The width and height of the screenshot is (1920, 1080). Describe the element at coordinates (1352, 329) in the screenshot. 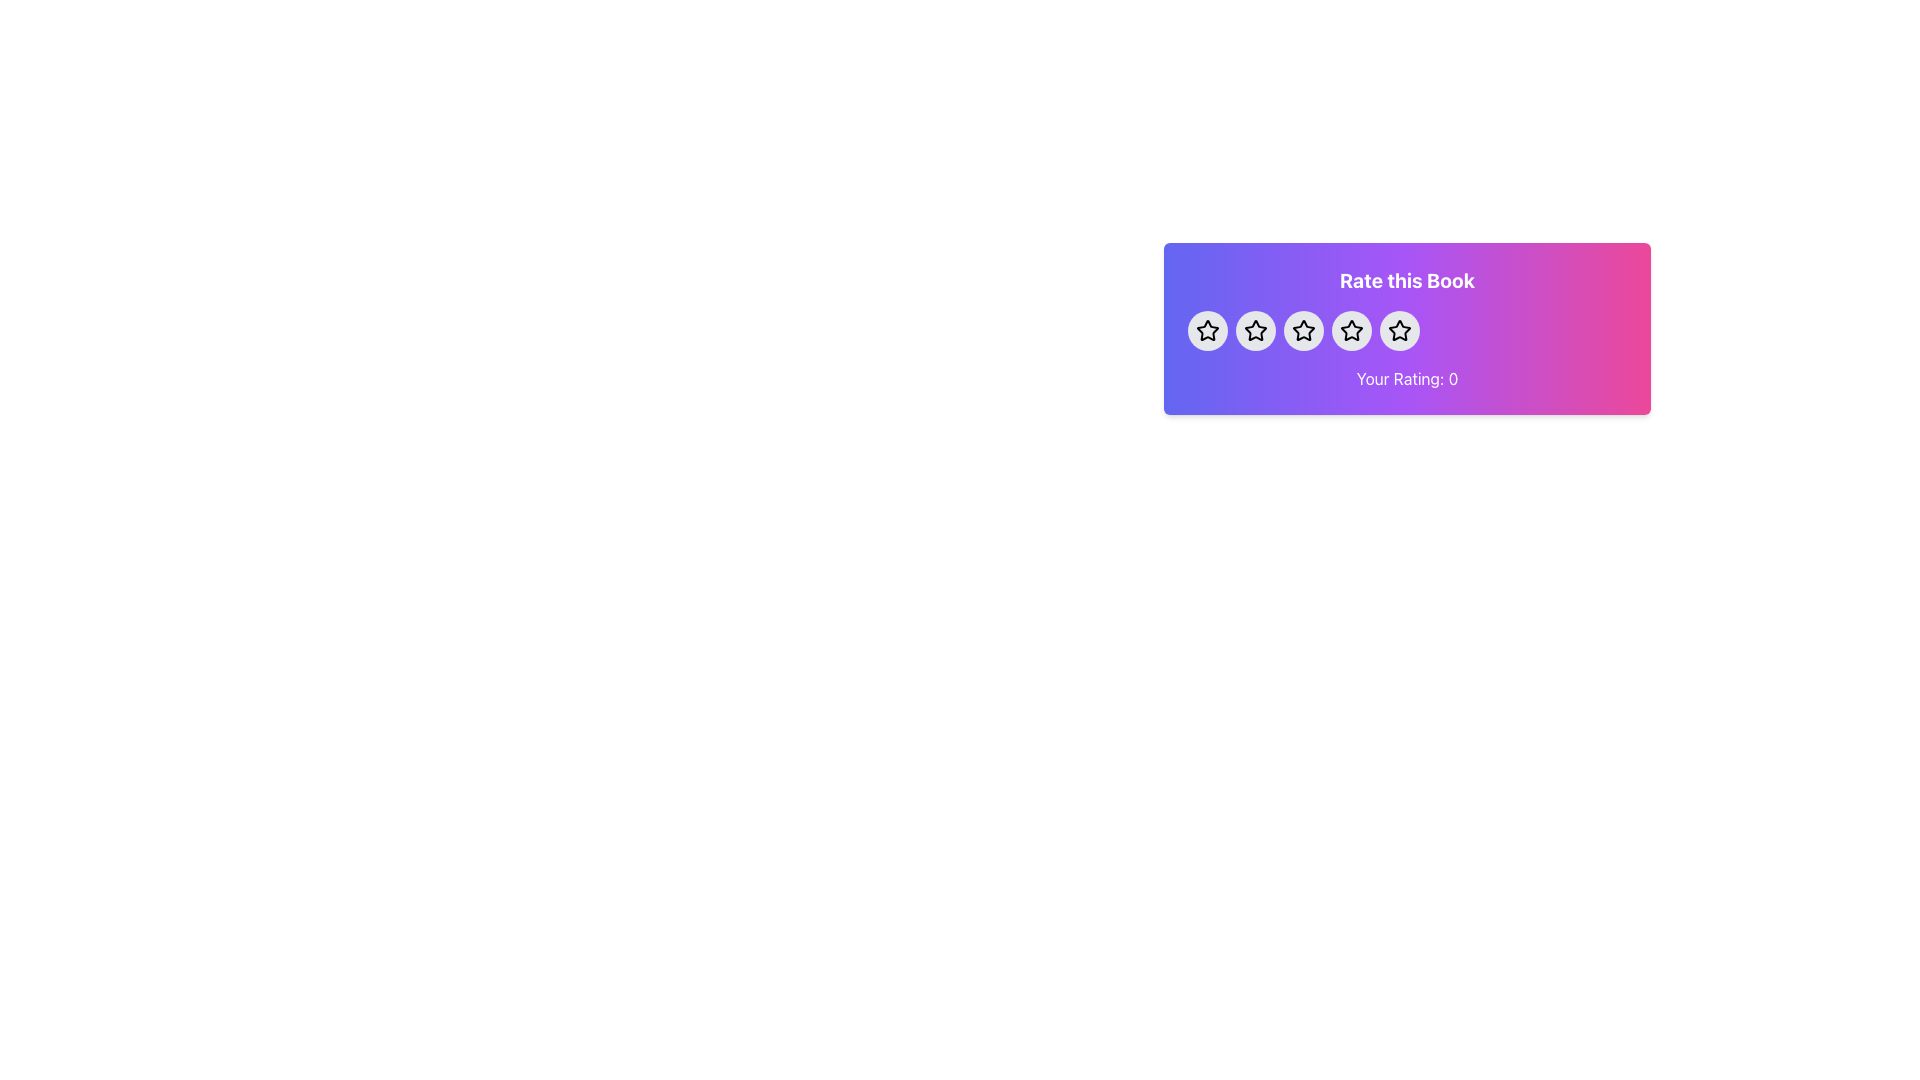

I see `the fourth star icon in the rating section` at that location.